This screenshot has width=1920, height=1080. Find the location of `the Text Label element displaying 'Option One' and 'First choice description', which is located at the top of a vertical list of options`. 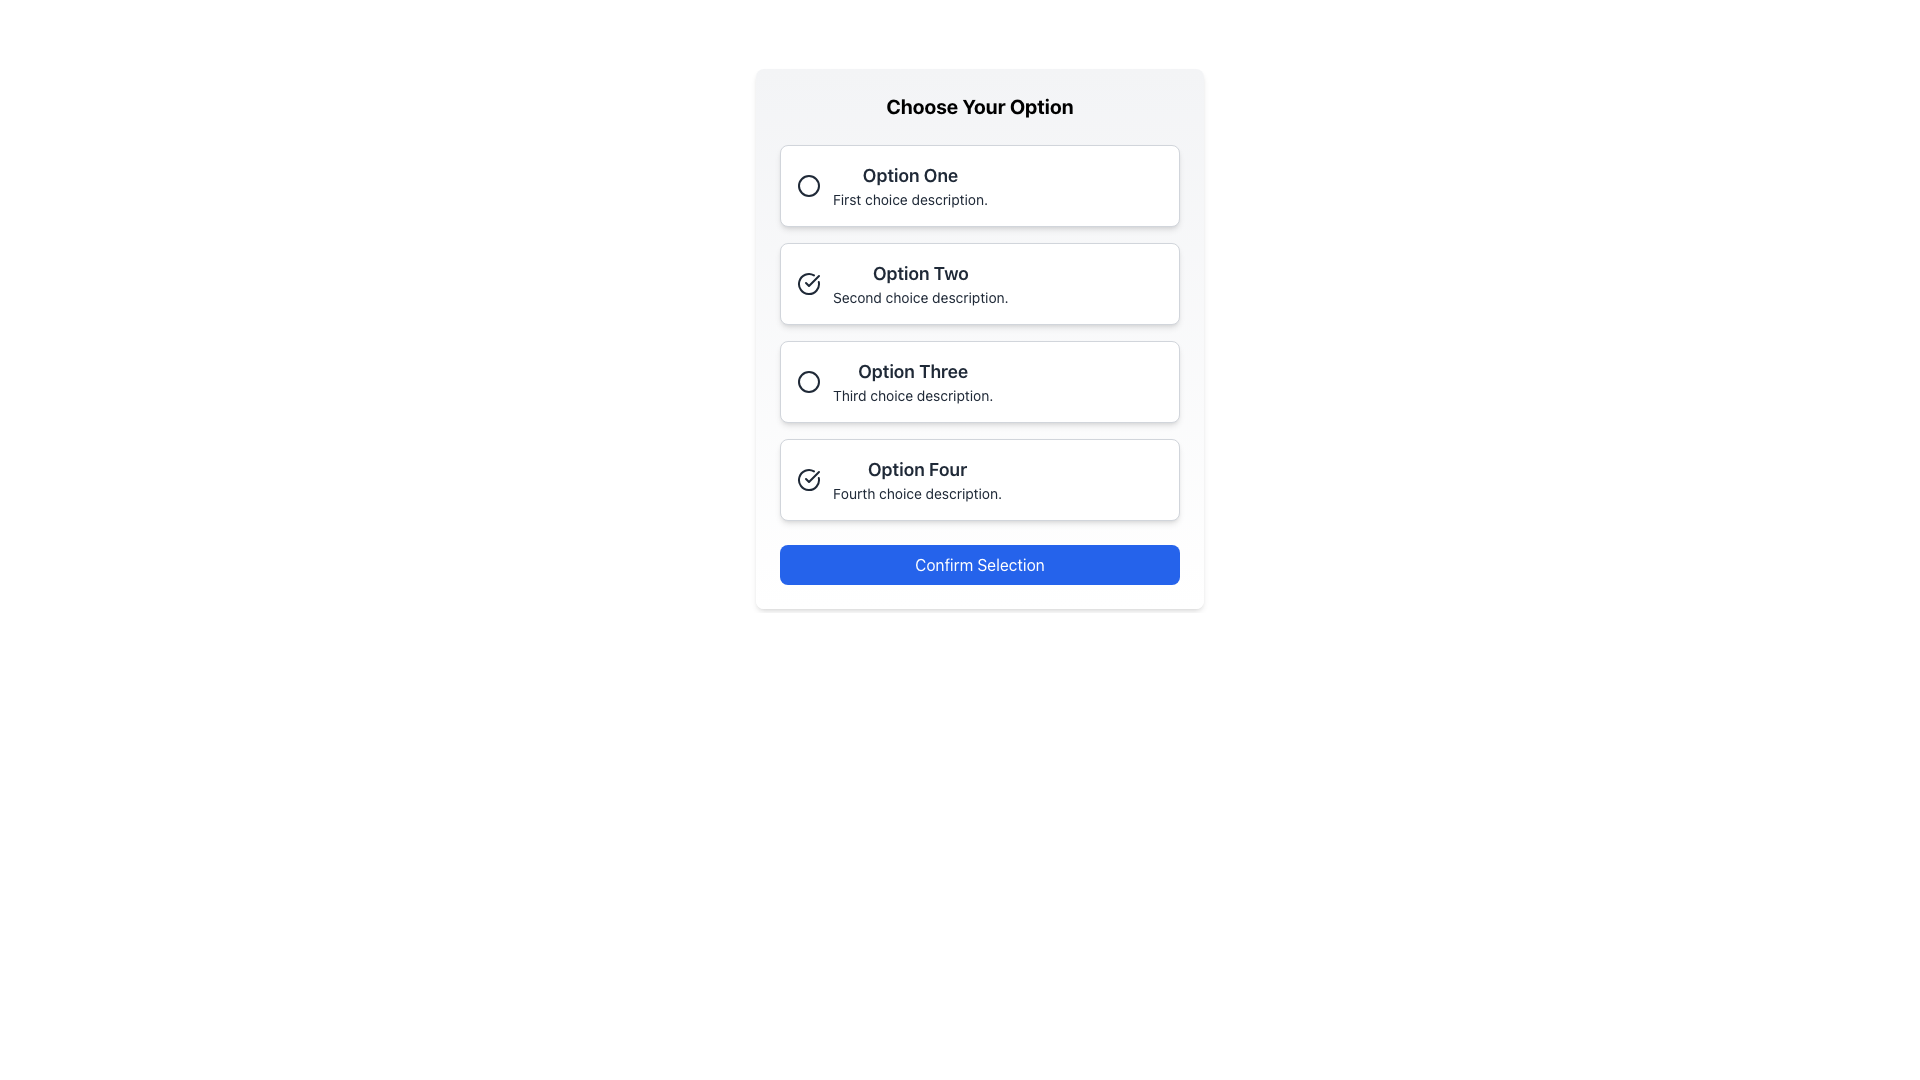

the Text Label element displaying 'Option One' and 'First choice description', which is located at the top of a vertical list of options is located at coordinates (909, 185).